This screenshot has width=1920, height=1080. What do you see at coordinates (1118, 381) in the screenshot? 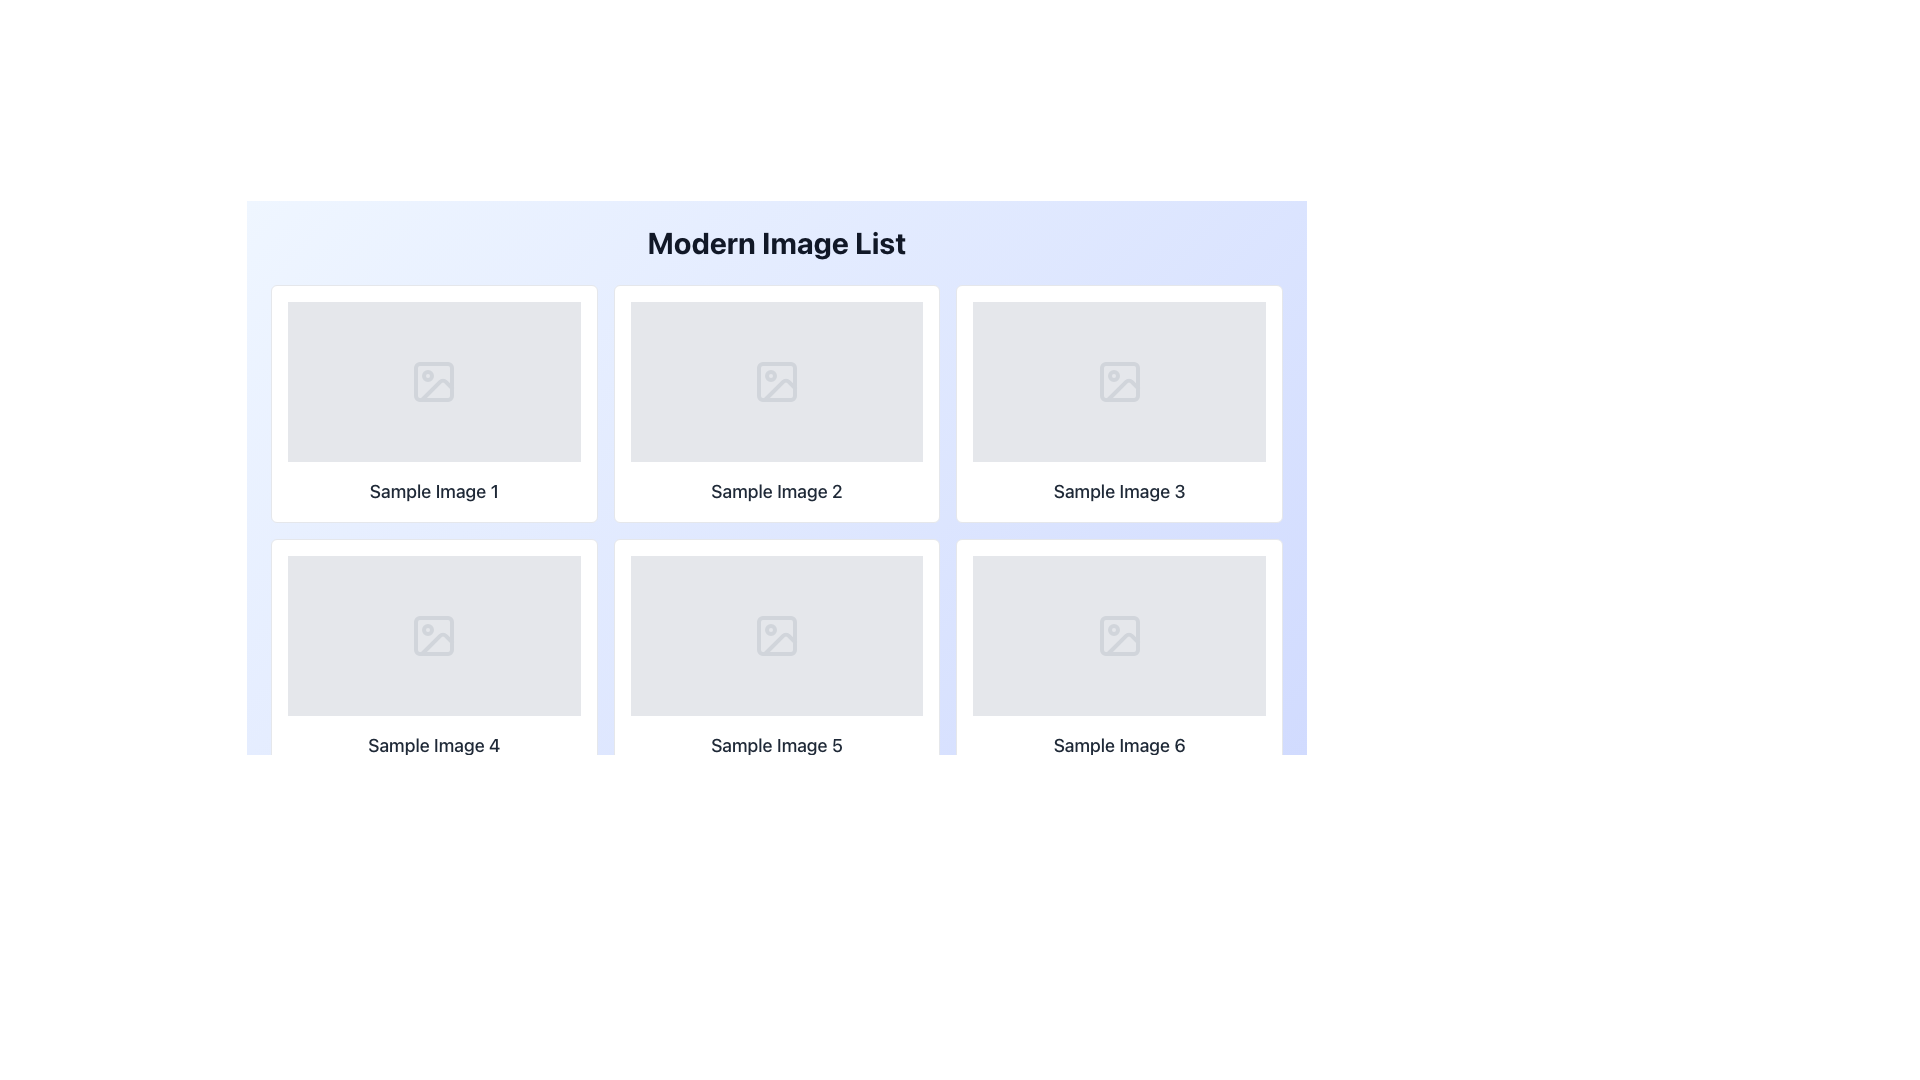
I see `the graphical placeholder or decorative component located inside 'Sample Image 3' in the grid of six images` at bounding box center [1118, 381].